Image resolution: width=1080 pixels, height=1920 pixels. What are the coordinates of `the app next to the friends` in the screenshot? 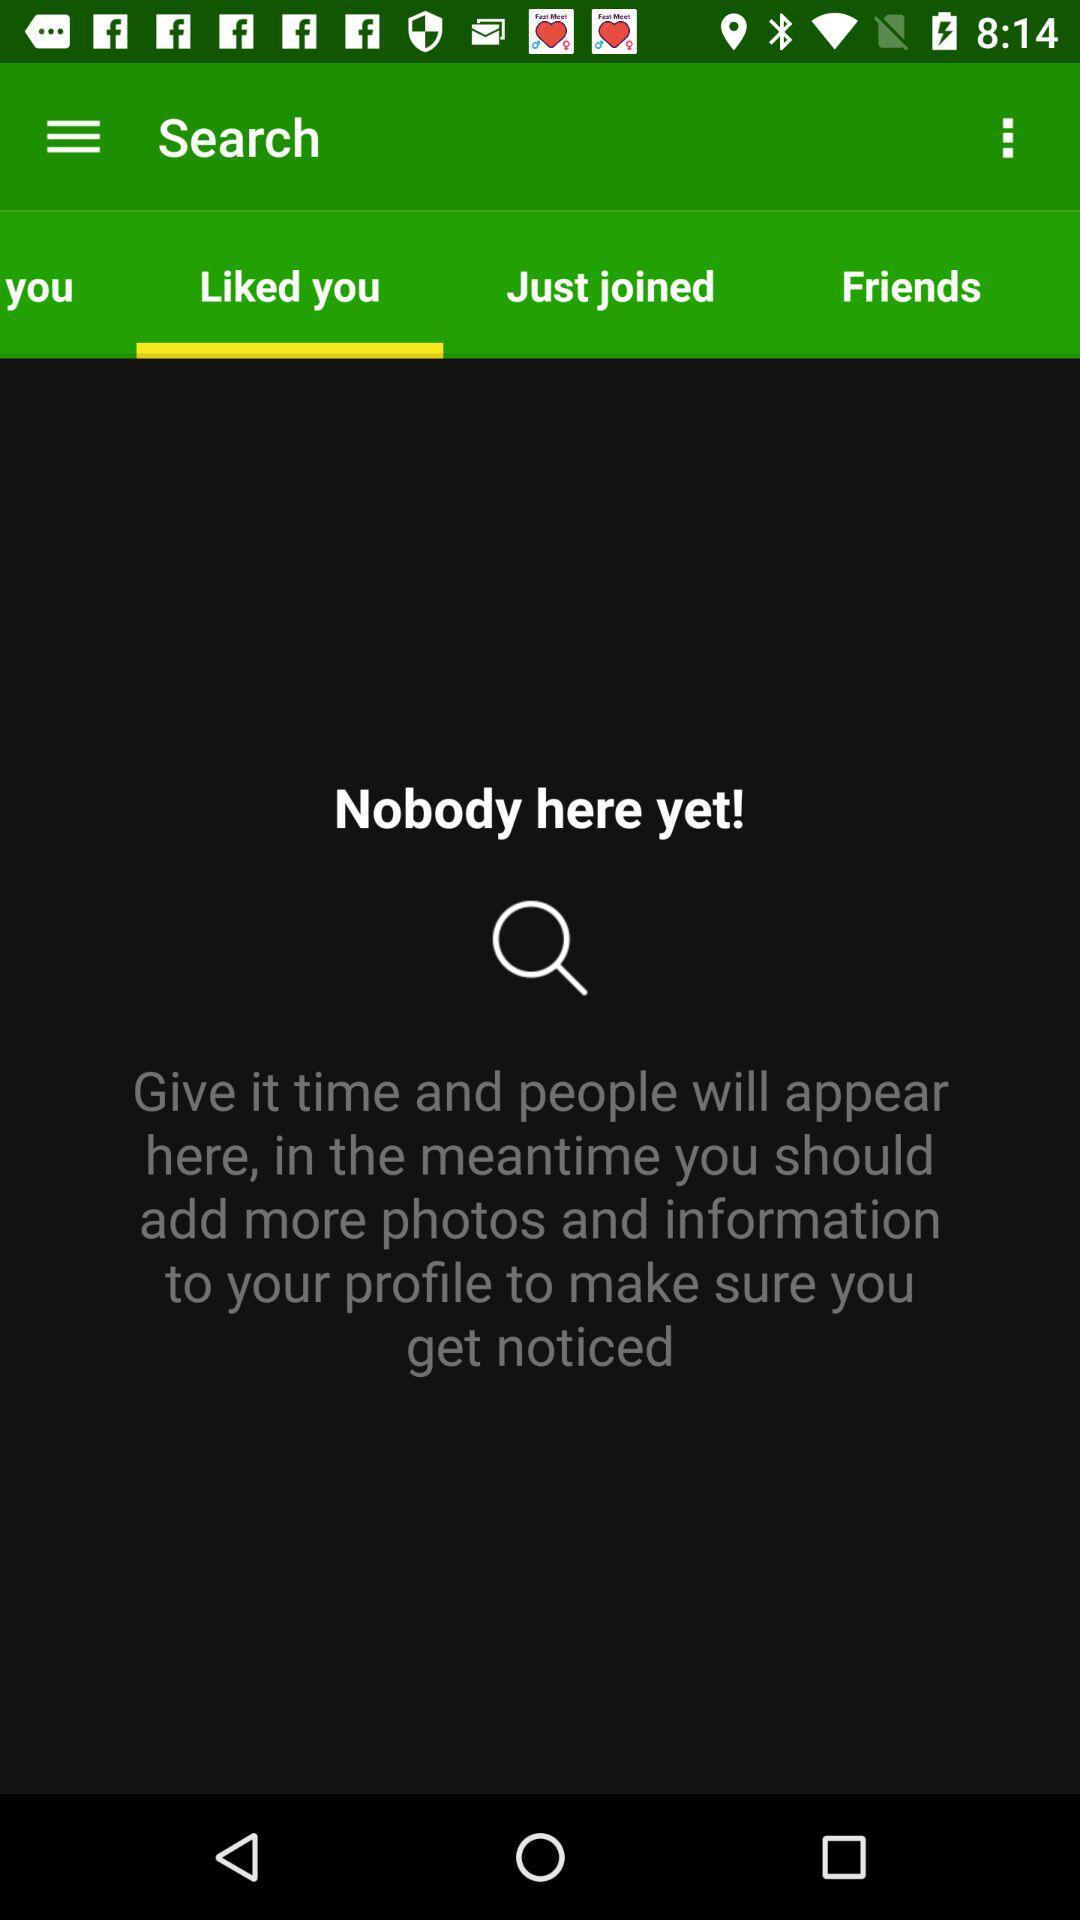 It's located at (609, 283).